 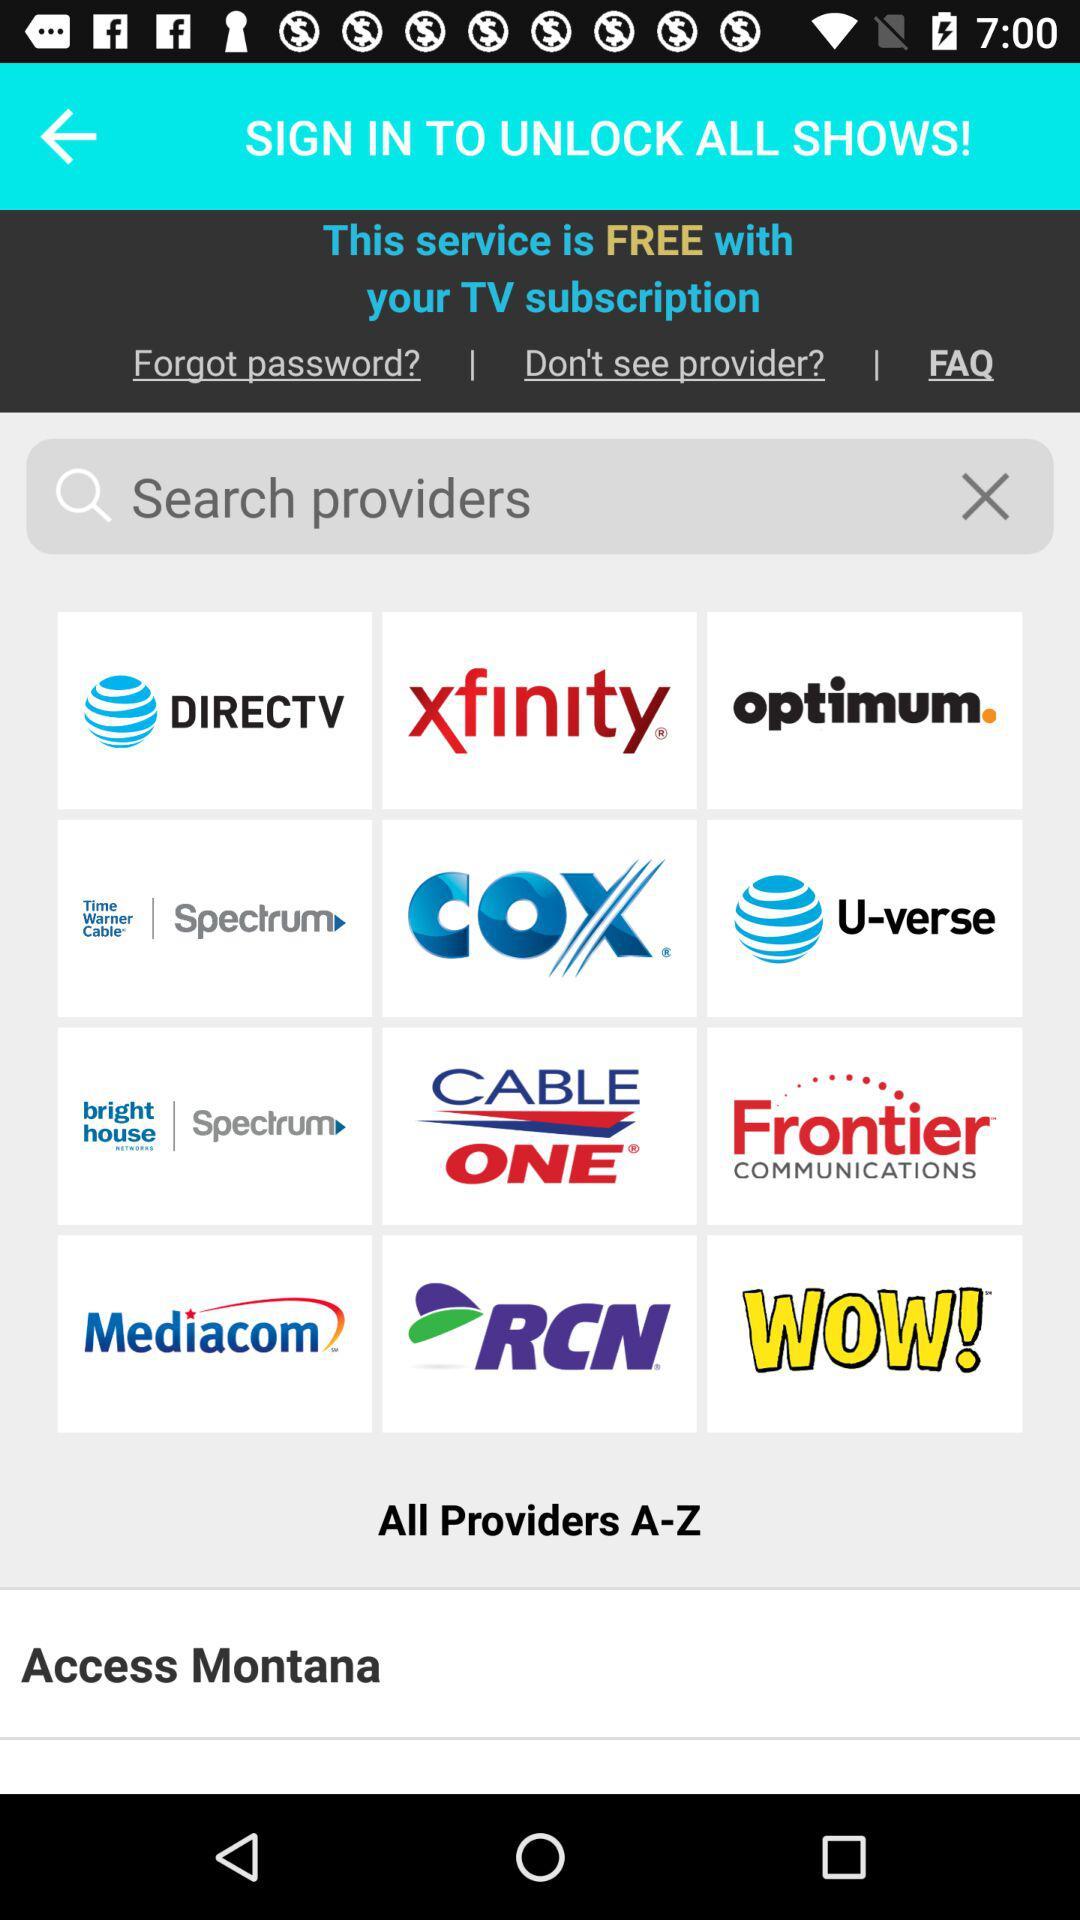 I want to click on provider mediacom, so click(x=214, y=1333).